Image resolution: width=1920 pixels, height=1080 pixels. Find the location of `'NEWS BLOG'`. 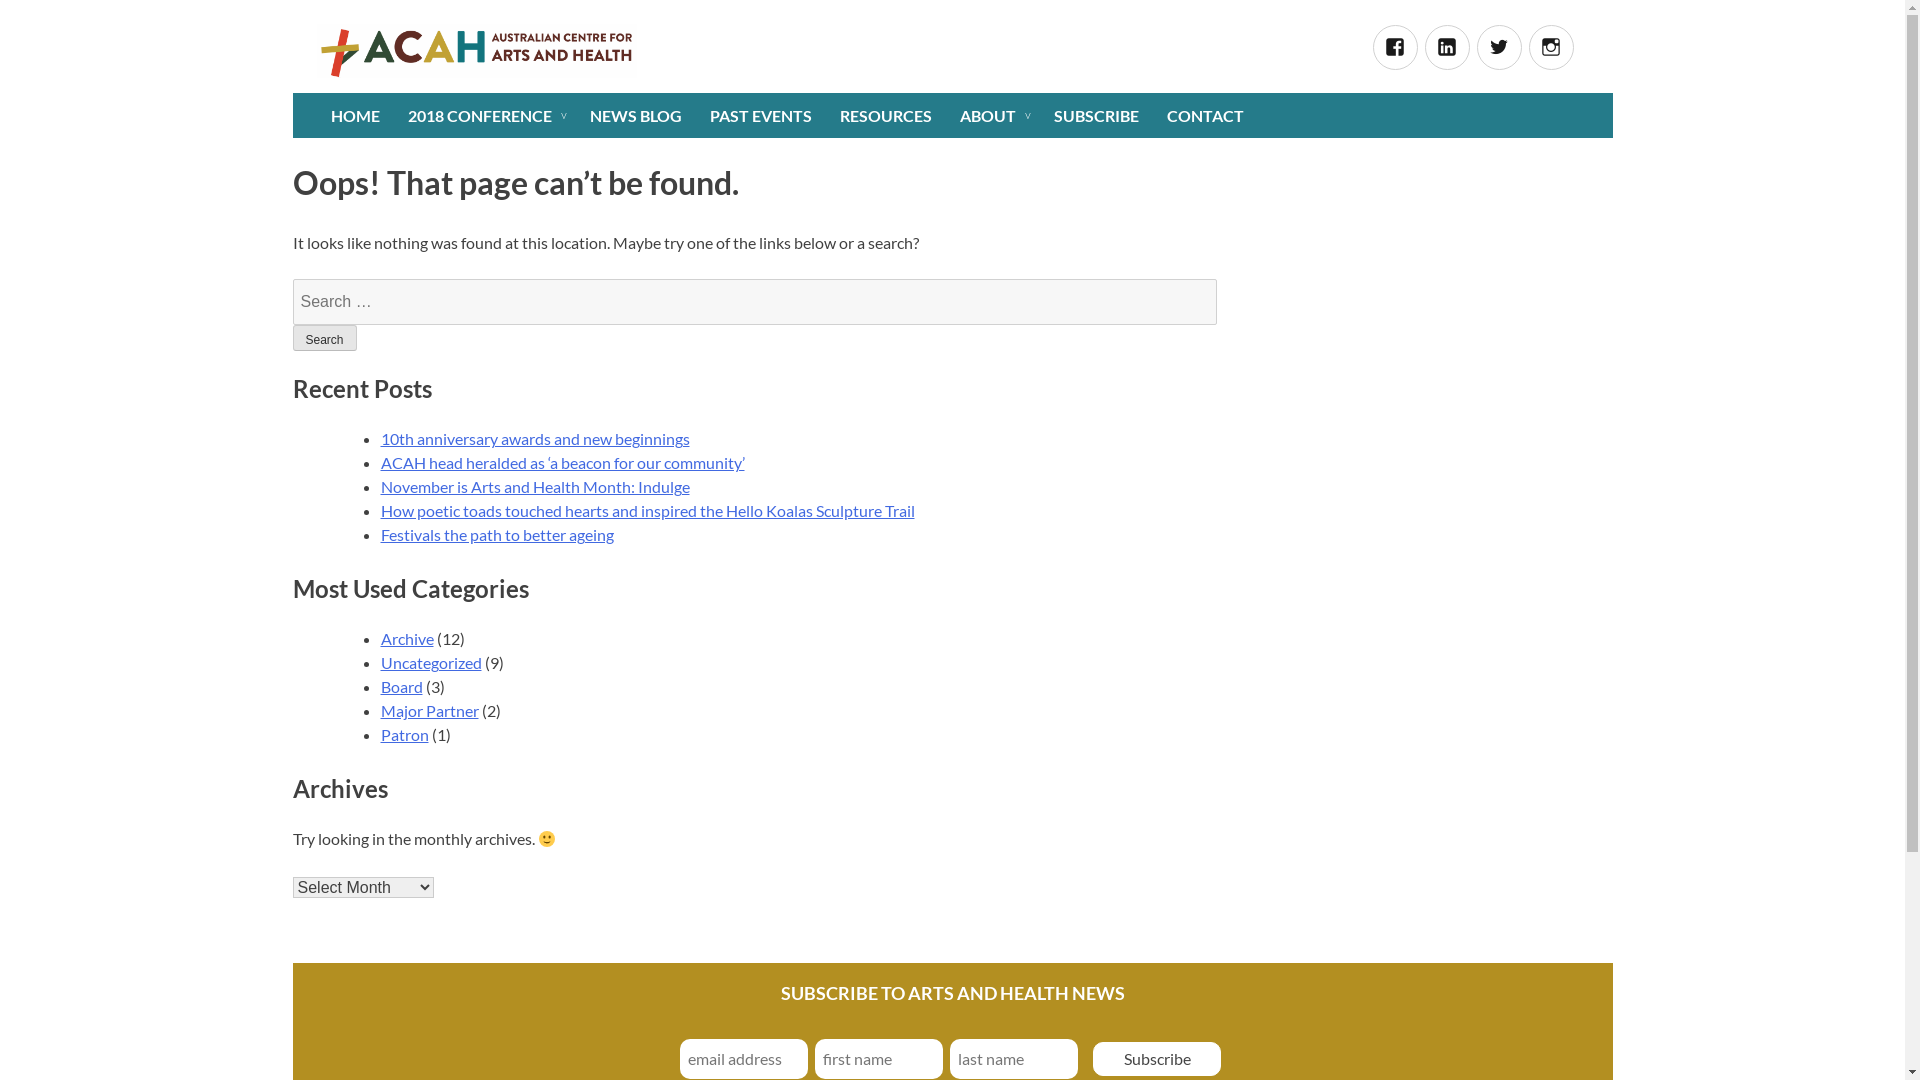

'NEWS BLOG' is located at coordinates (634, 115).